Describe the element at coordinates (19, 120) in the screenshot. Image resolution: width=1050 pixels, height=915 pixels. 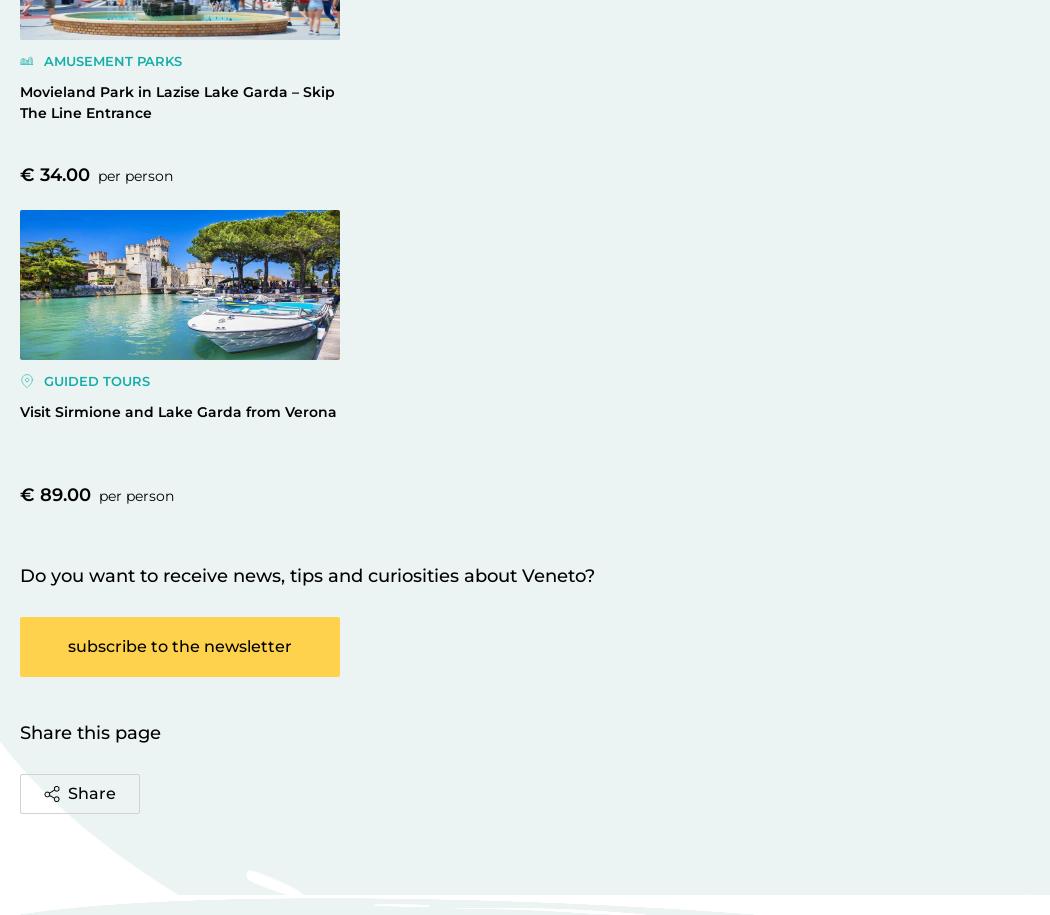
I see `'Manage cookies preferences'` at that location.